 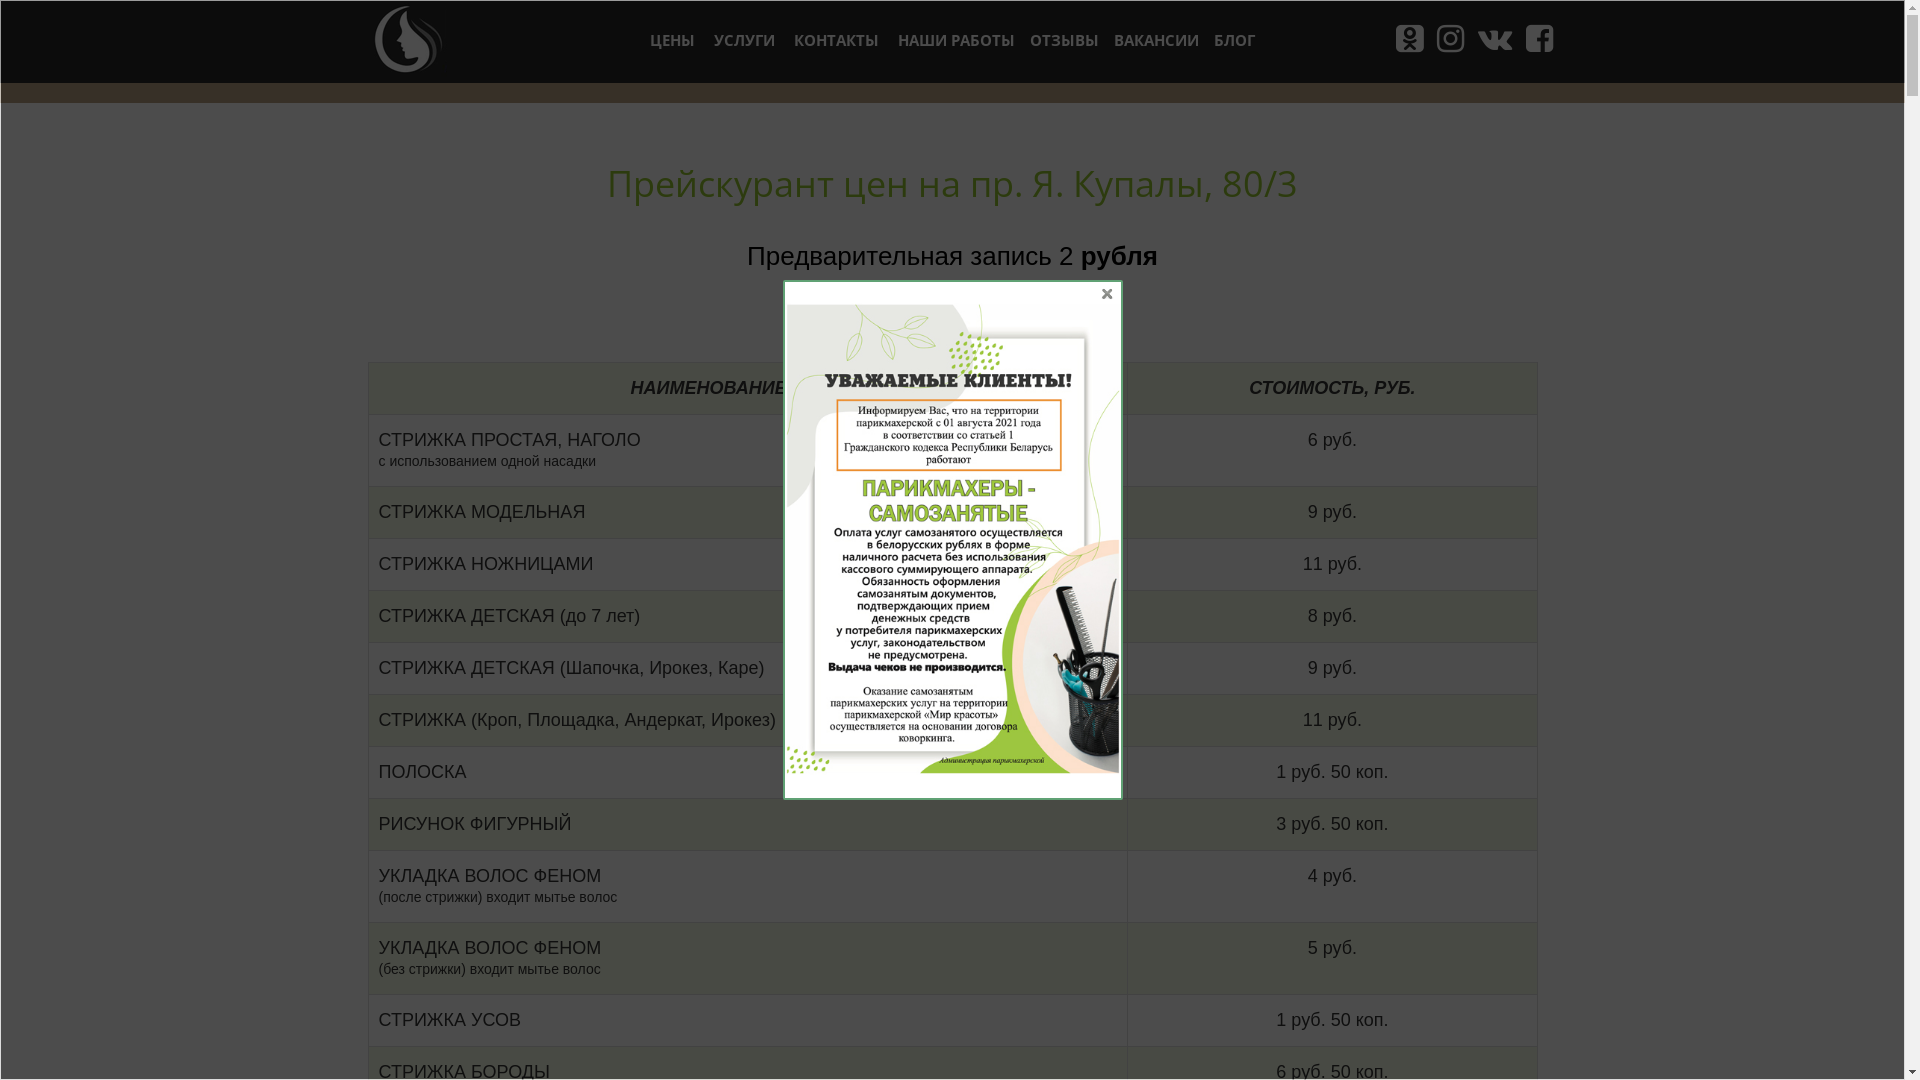 What do you see at coordinates (1104, 293) in the screenshot?
I see `'X'` at bounding box center [1104, 293].